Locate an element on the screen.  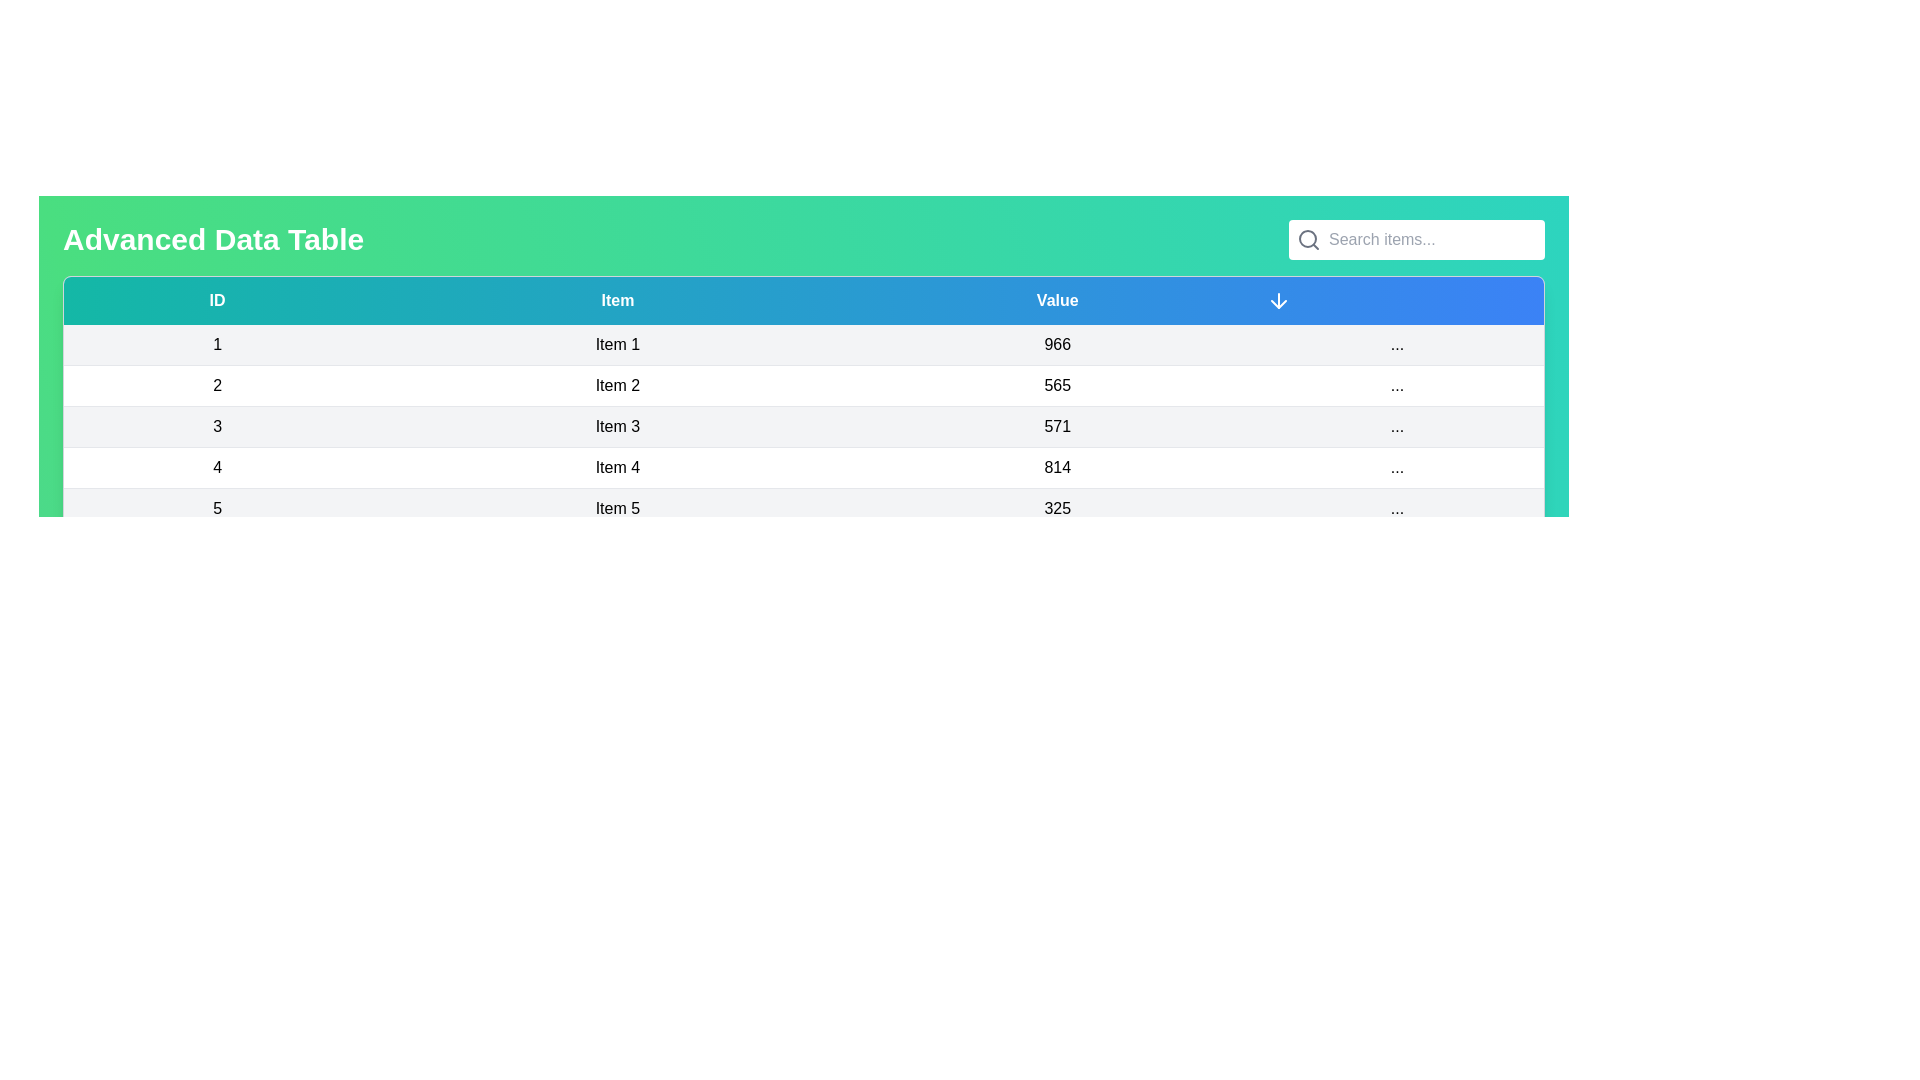
the column header Value to sort the table by that column is located at coordinates (1055, 300).